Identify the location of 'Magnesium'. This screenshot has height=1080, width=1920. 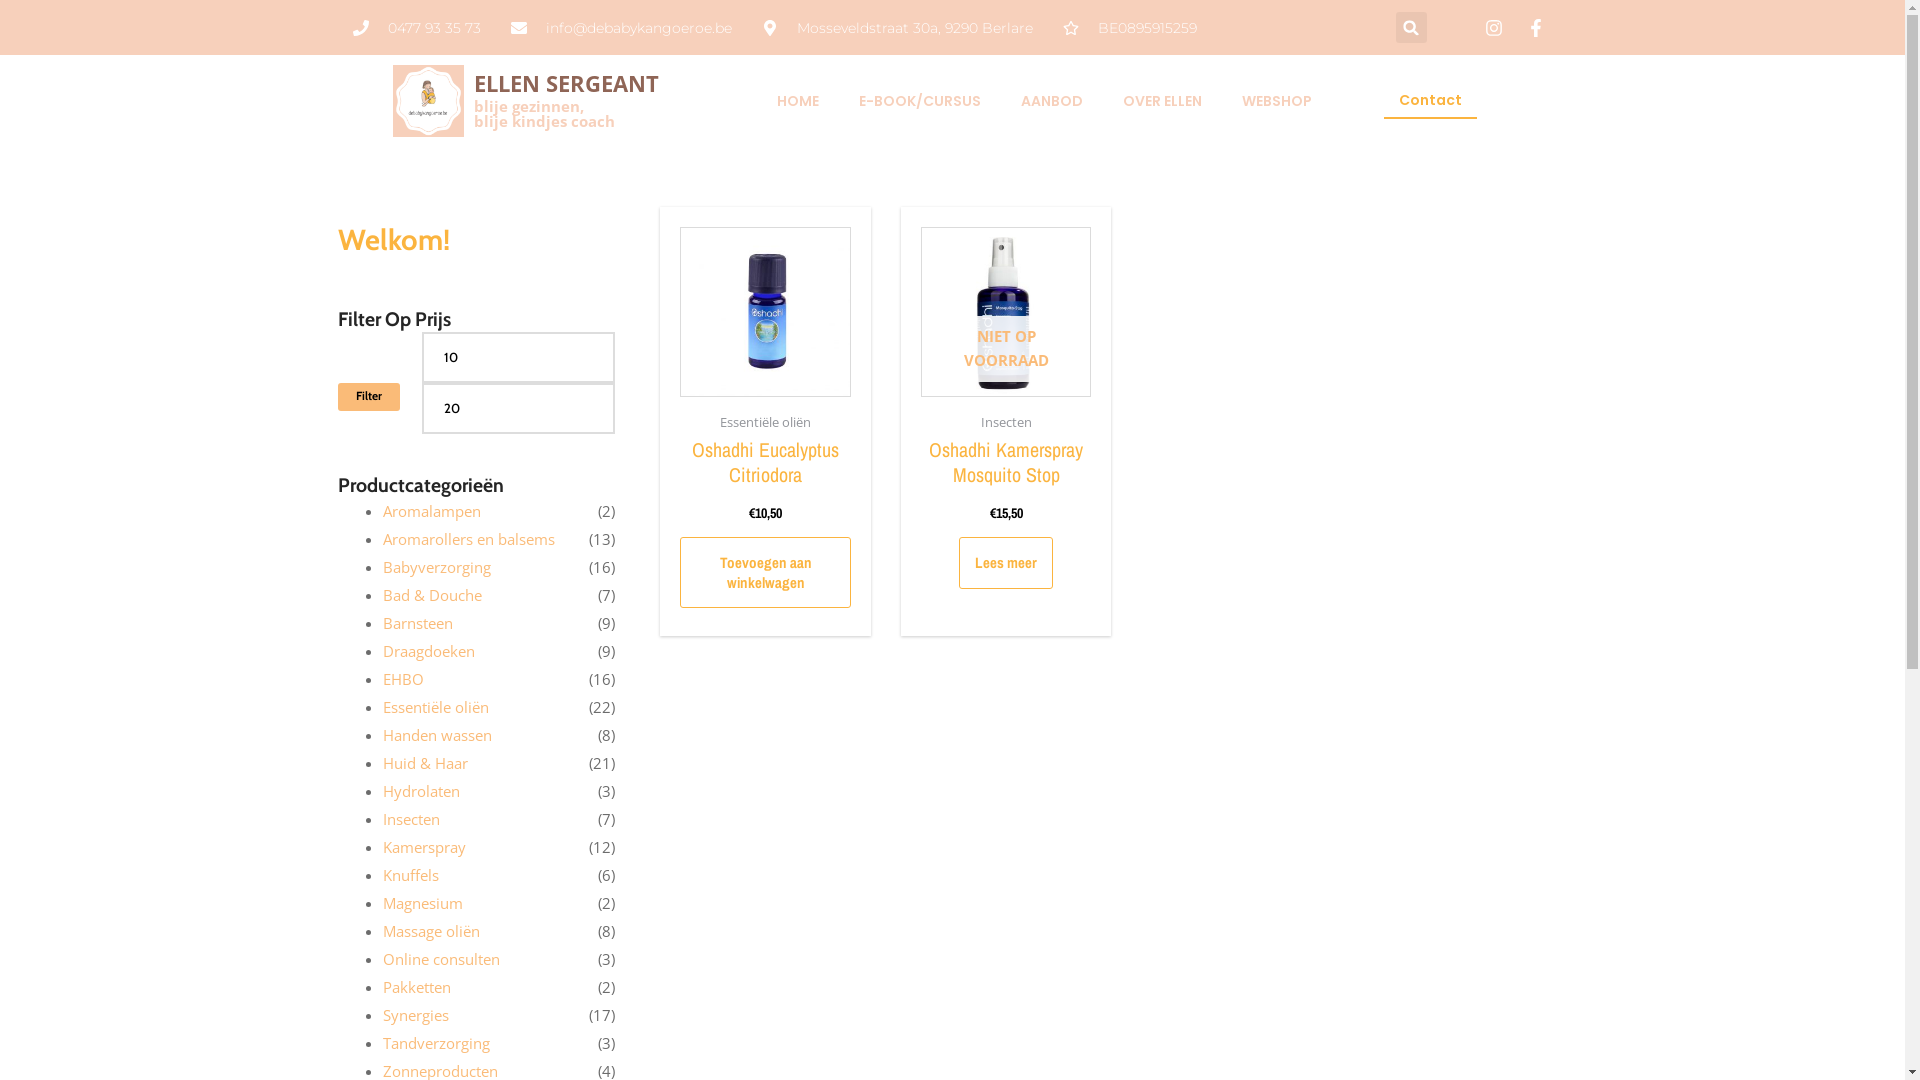
(421, 902).